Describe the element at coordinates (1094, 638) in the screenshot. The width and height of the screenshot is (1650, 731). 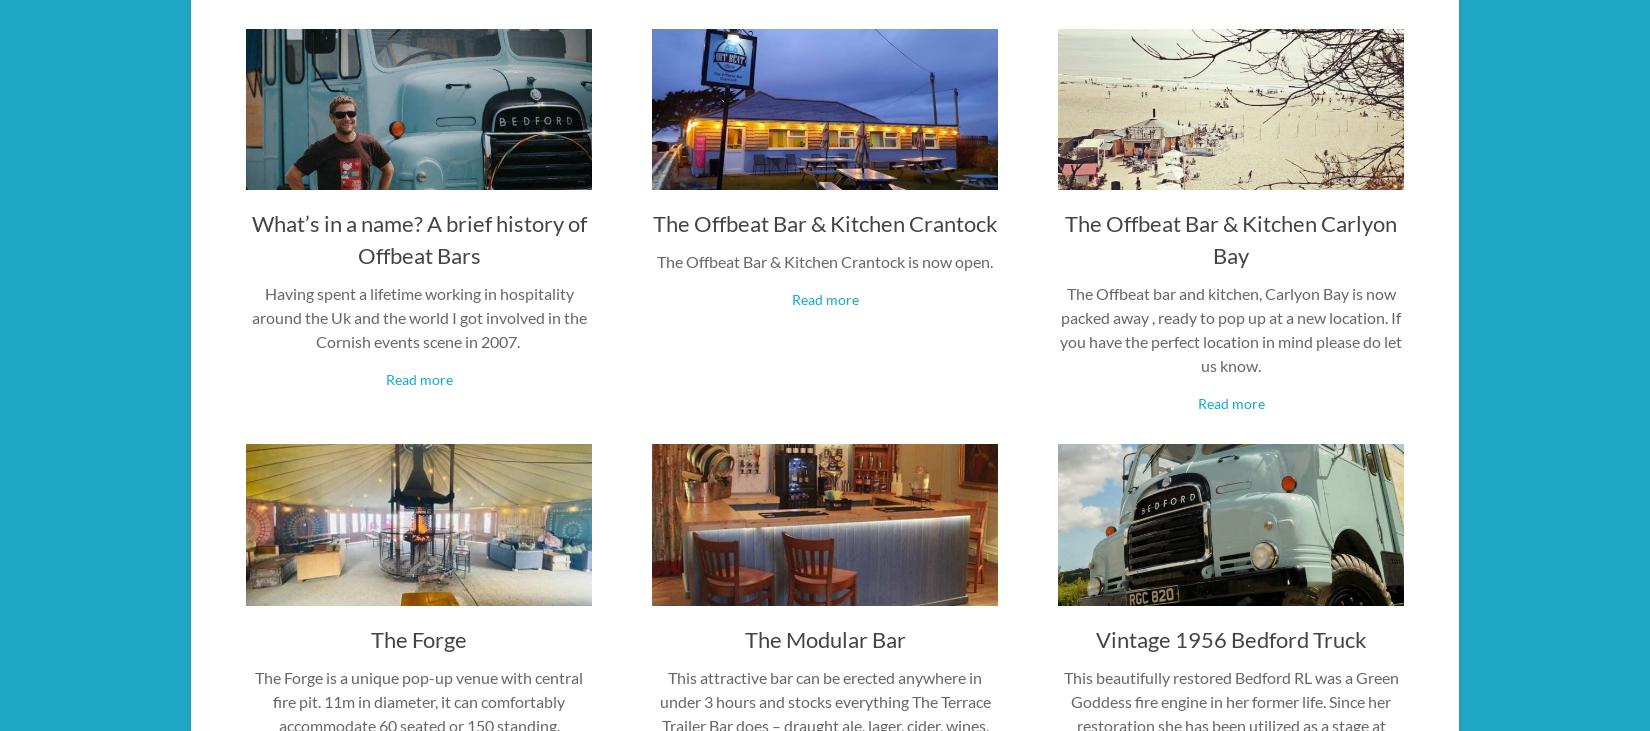
I see `'Vintage 1956 Bedford Truck'` at that location.